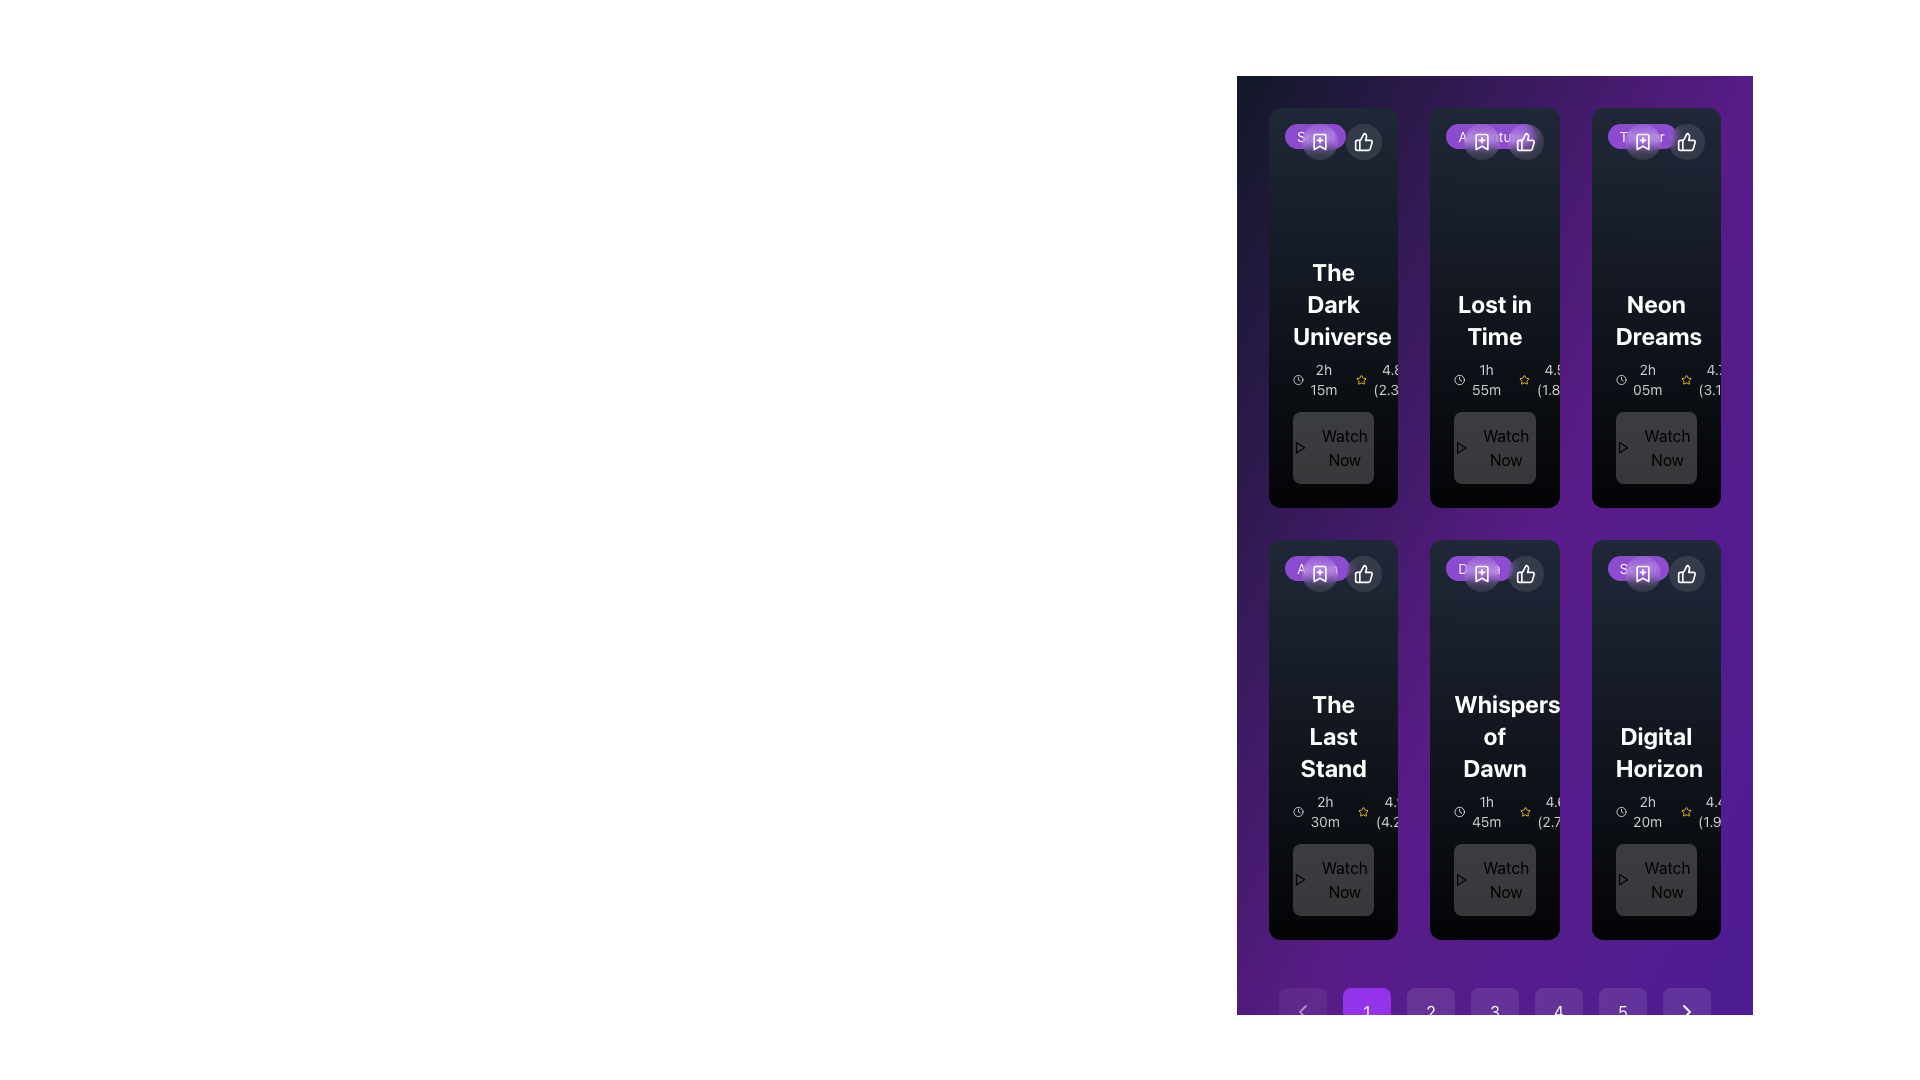 The height and width of the screenshot is (1080, 1920). Describe the element at coordinates (1298, 380) in the screenshot. I see `the circular clock icon located in the upper left corner of the card titled 'The Dark Universe'` at that location.